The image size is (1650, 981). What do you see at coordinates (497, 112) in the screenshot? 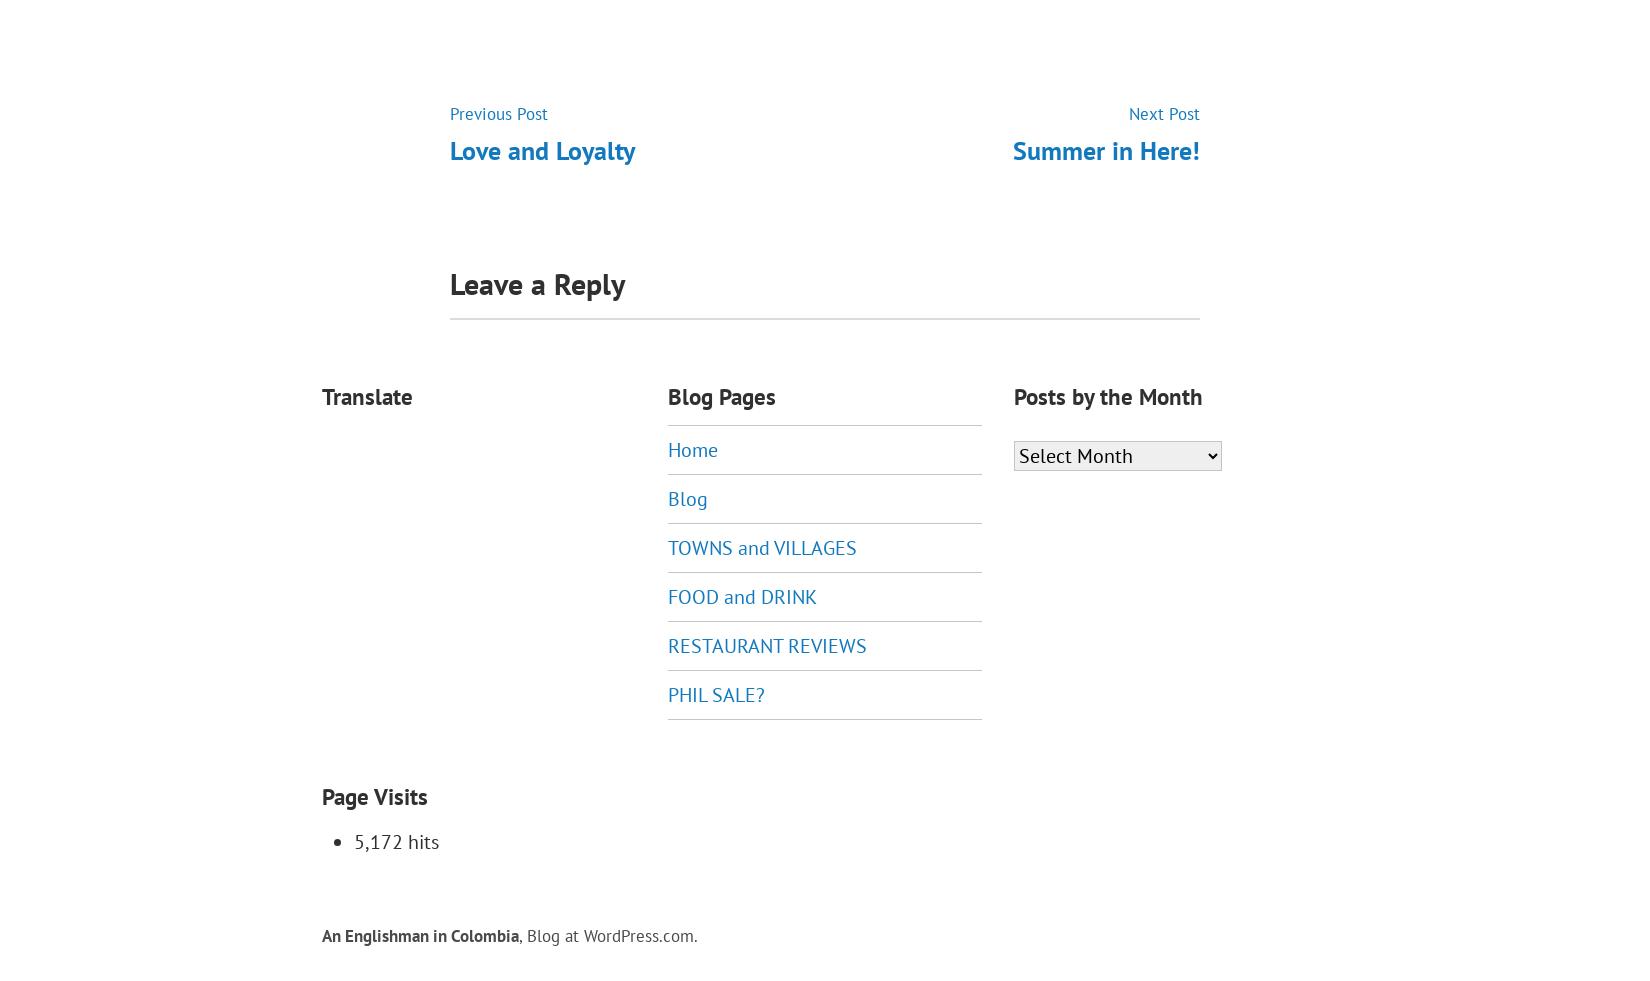
I see `'Previous Post'` at bounding box center [497, 112].